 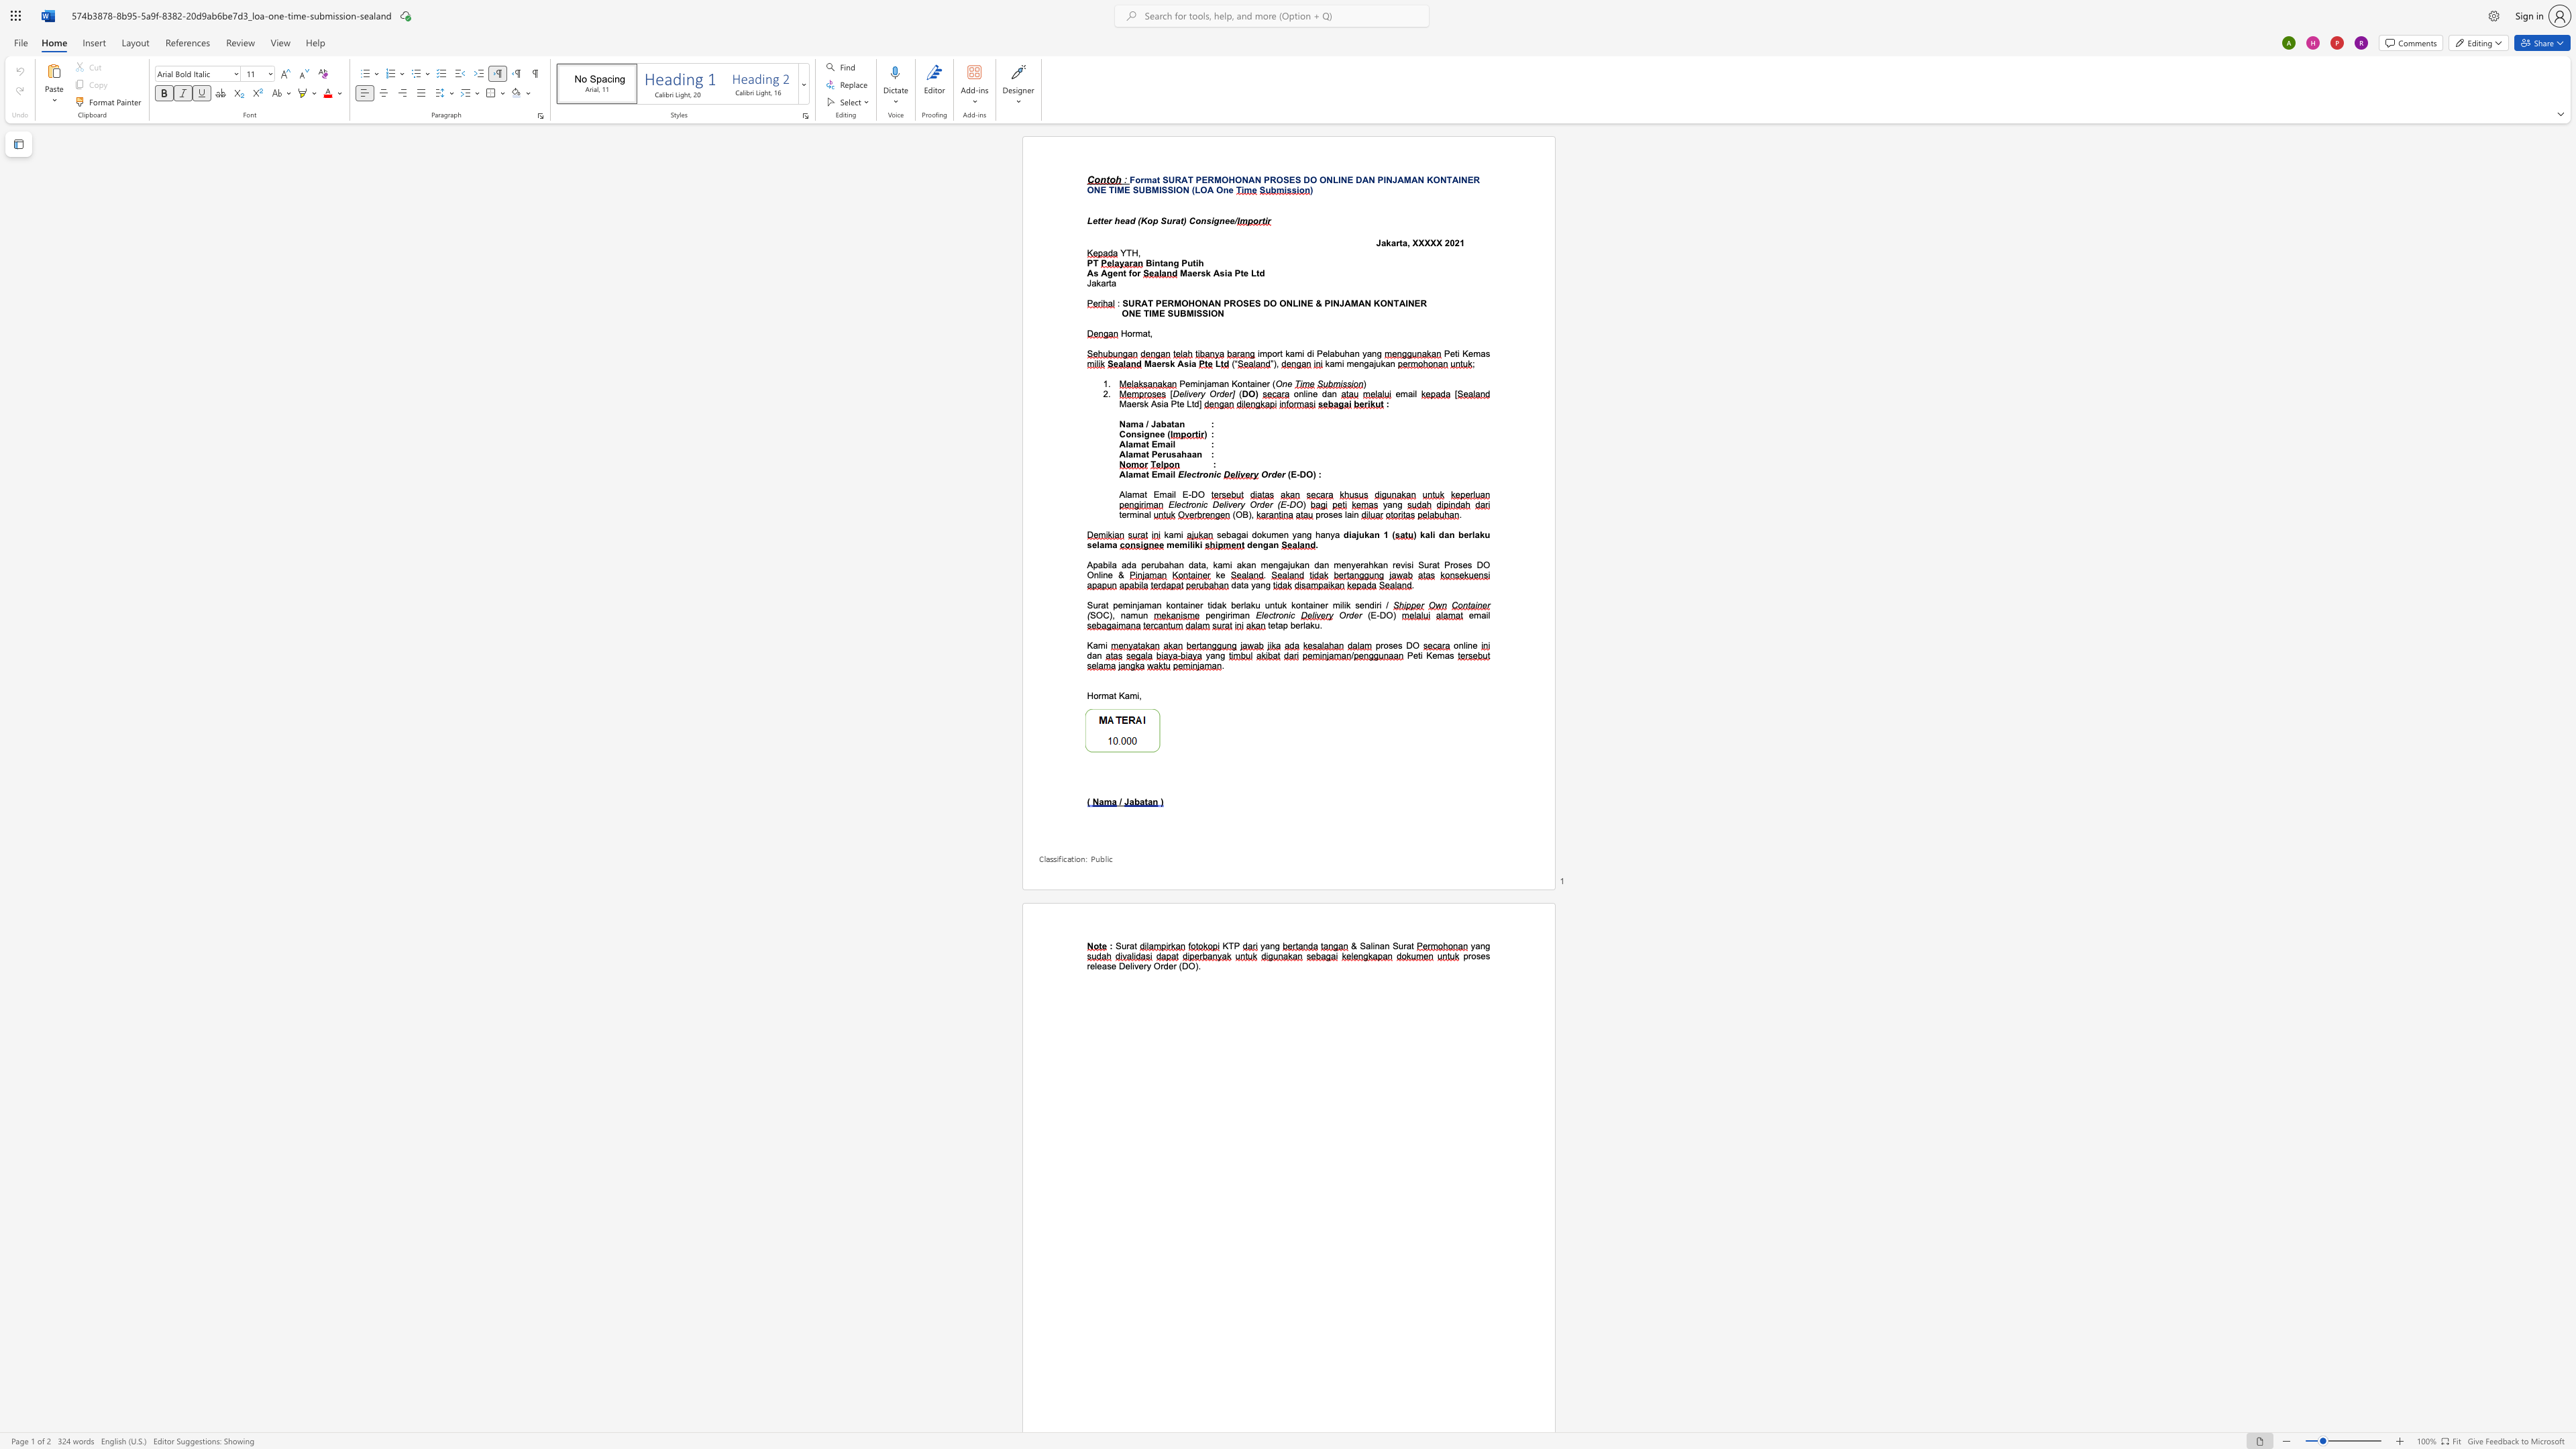 I want to click on the subset text "Proses DO On" within the text "Proses DO Online &", so click(x=1444, y=564).